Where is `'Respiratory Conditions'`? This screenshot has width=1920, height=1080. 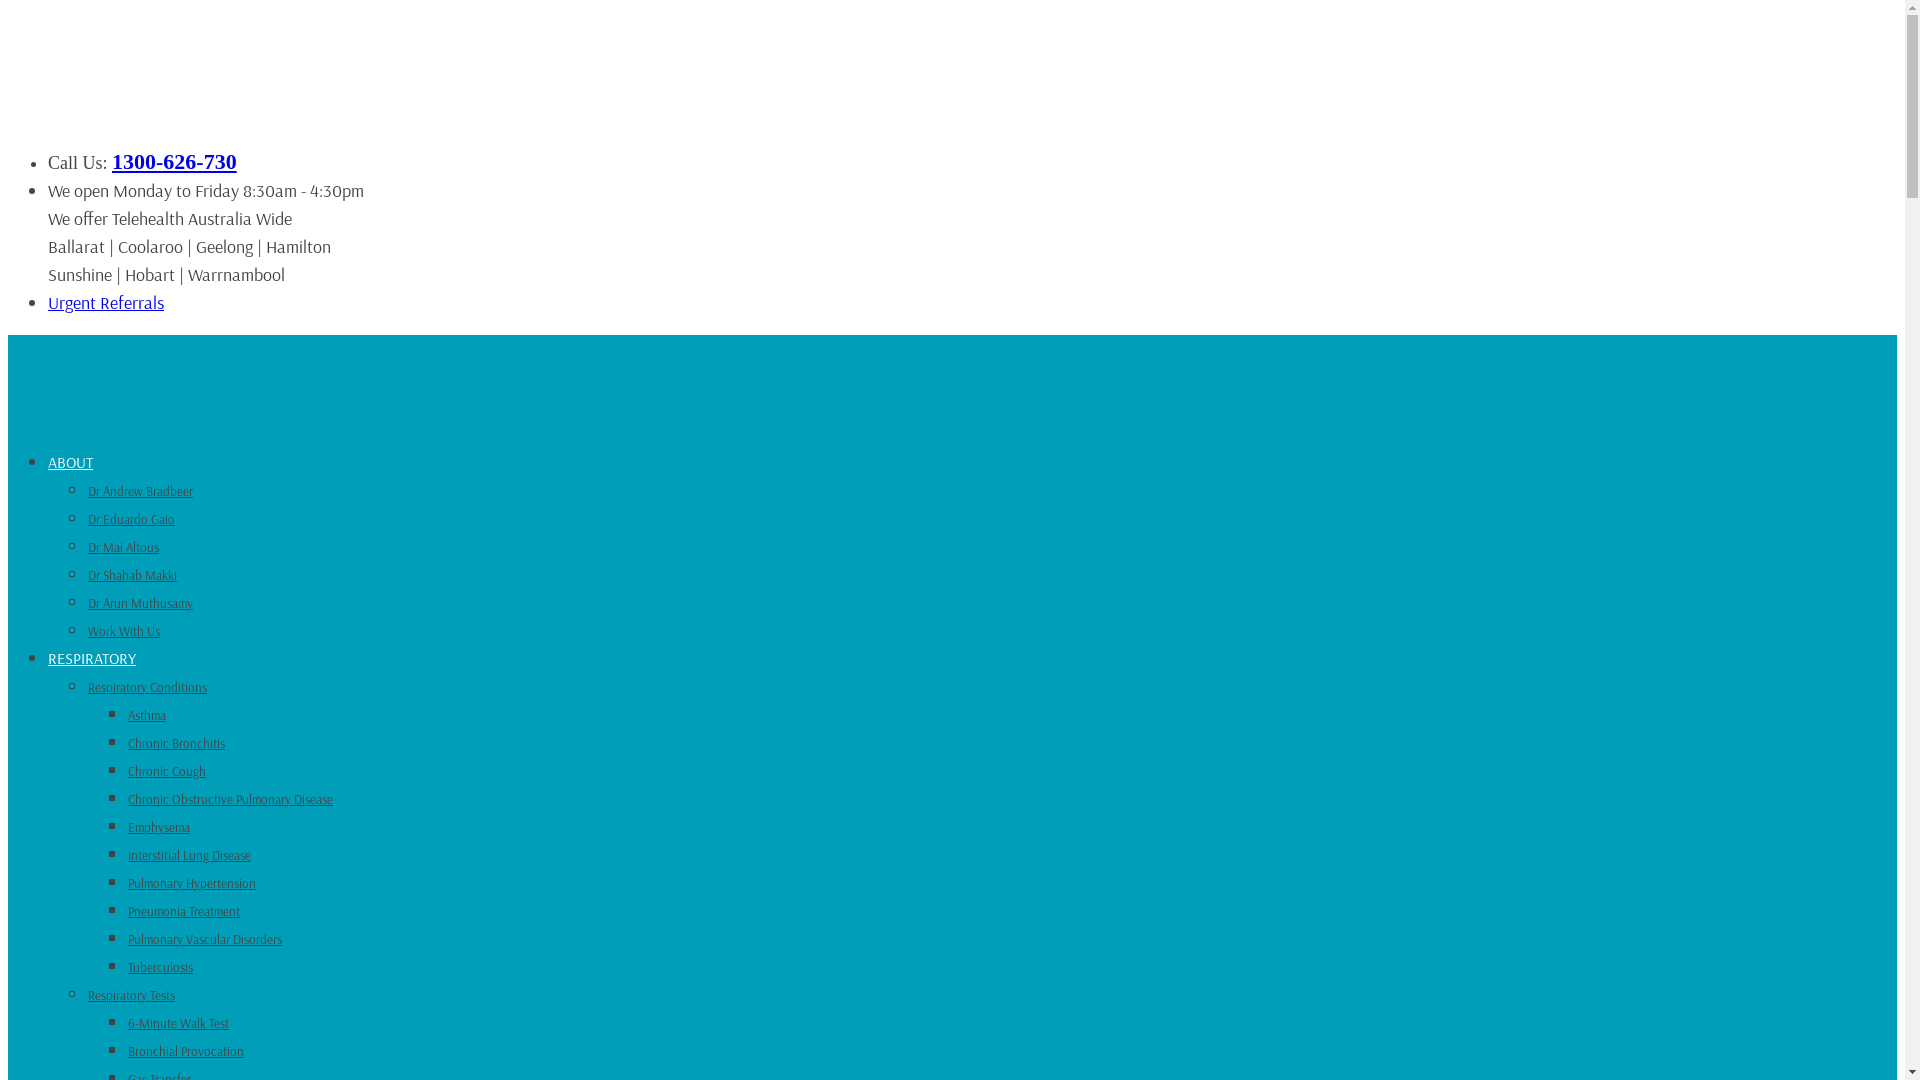 'Respiratory Conditions' is located at coordinates (146, 685).